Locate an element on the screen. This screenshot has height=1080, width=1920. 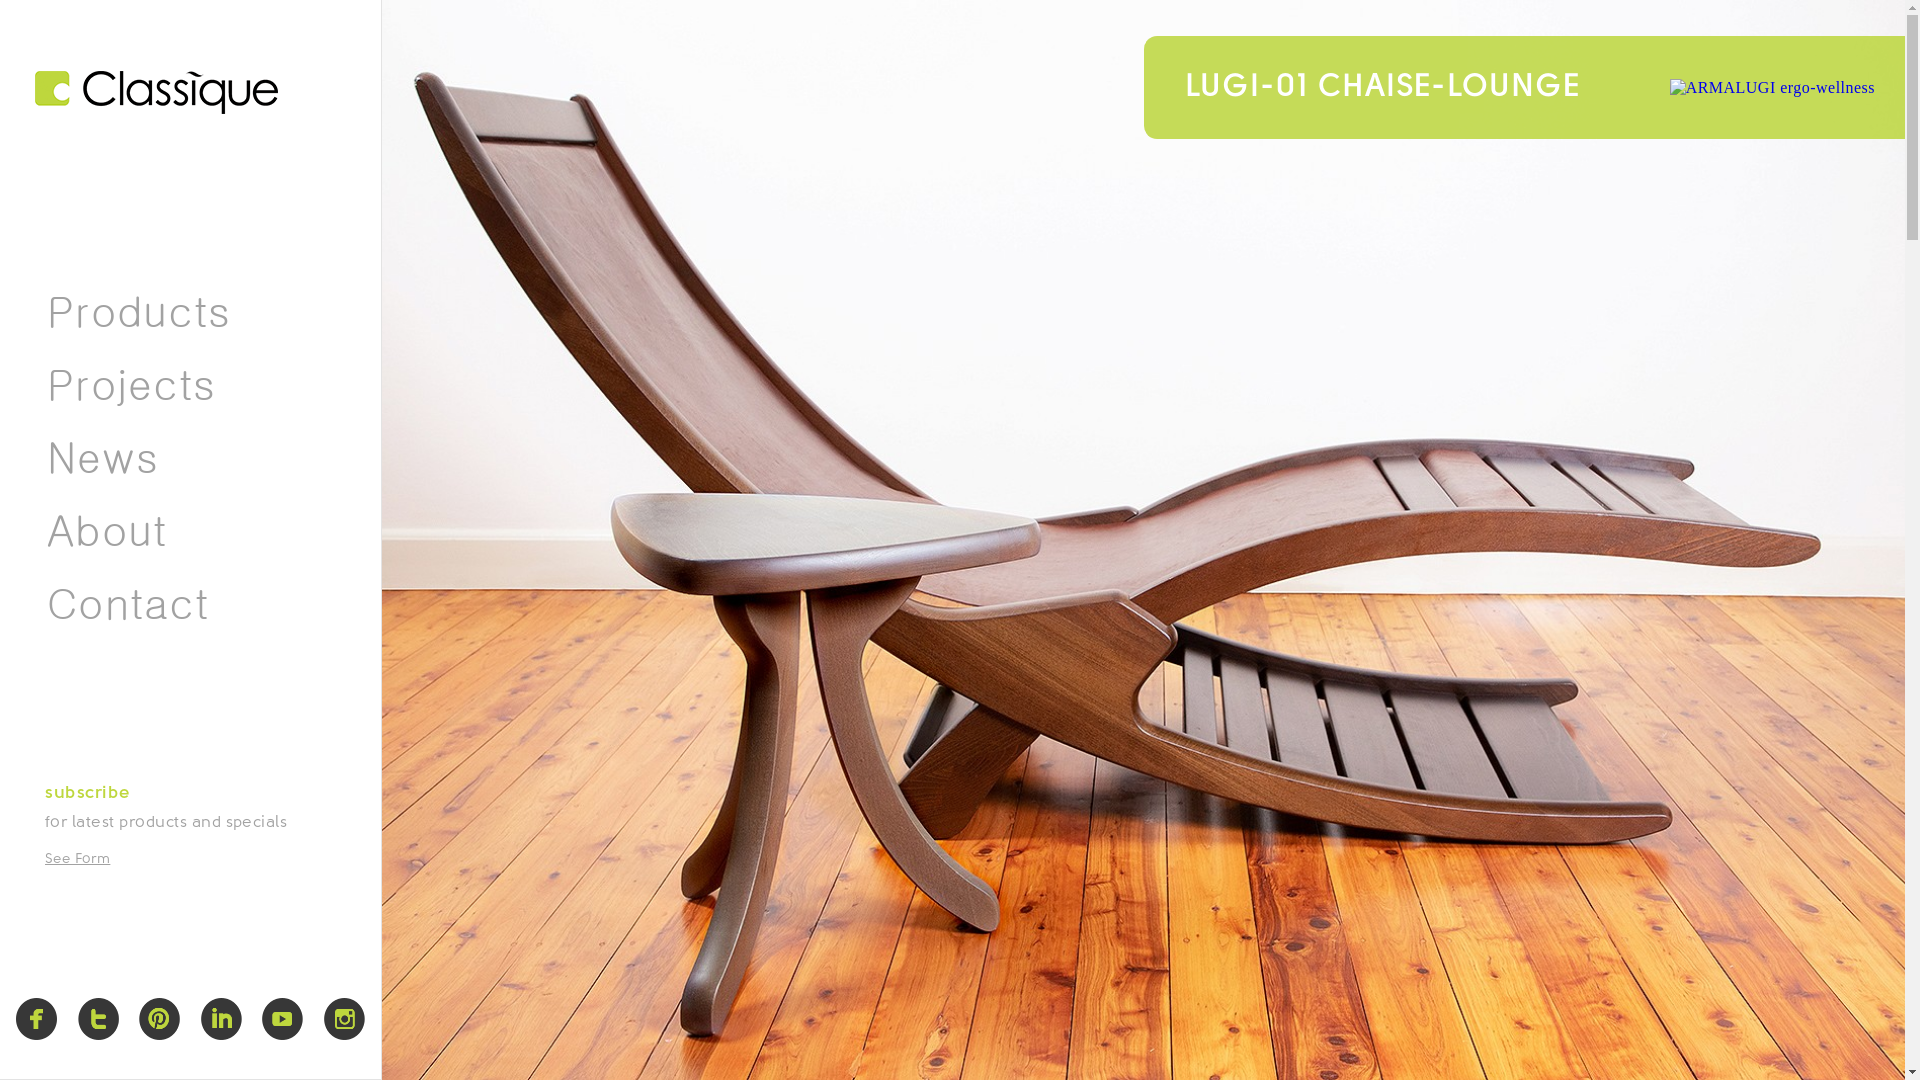
'Projects' is located at coordinates (130, 385).